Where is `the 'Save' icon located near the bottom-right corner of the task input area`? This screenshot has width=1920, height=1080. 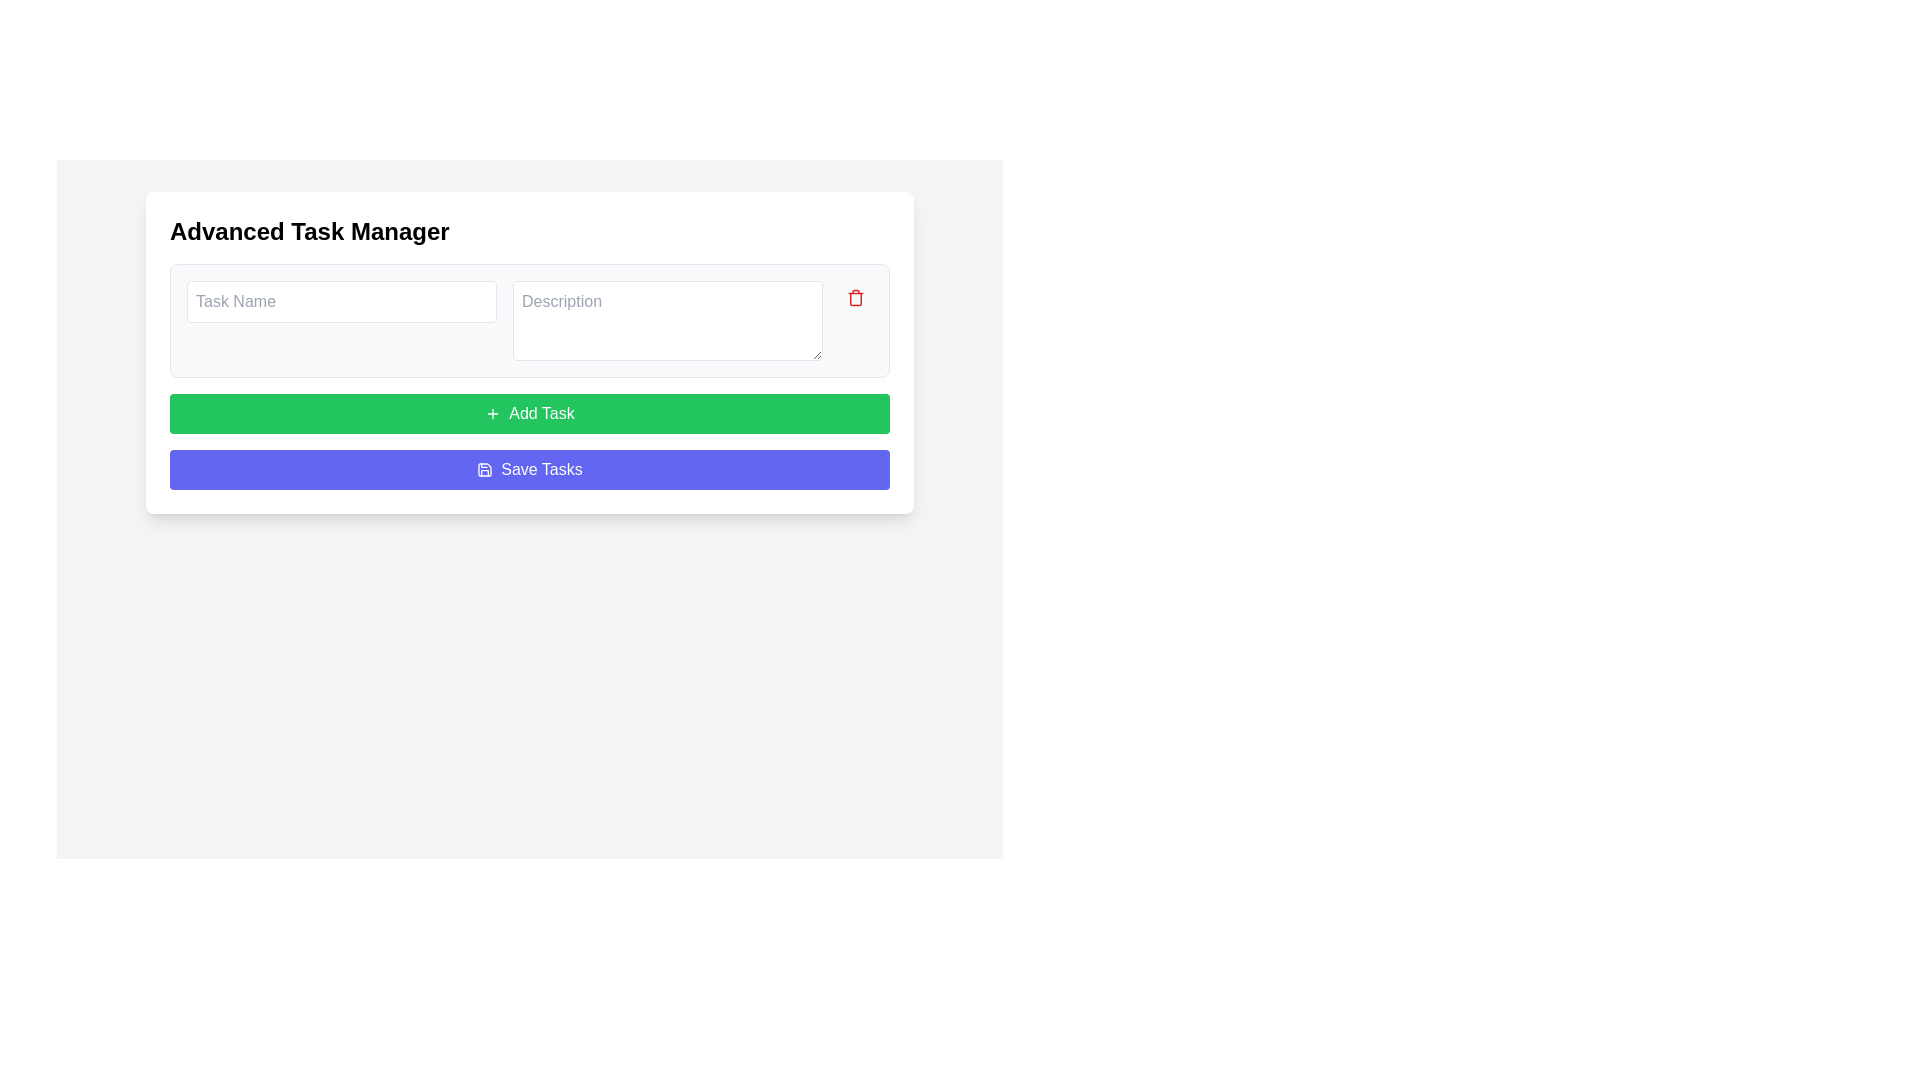
the 'Save' icon located near the bottom-right corner of the task input area is located at coordinates (485, 470).